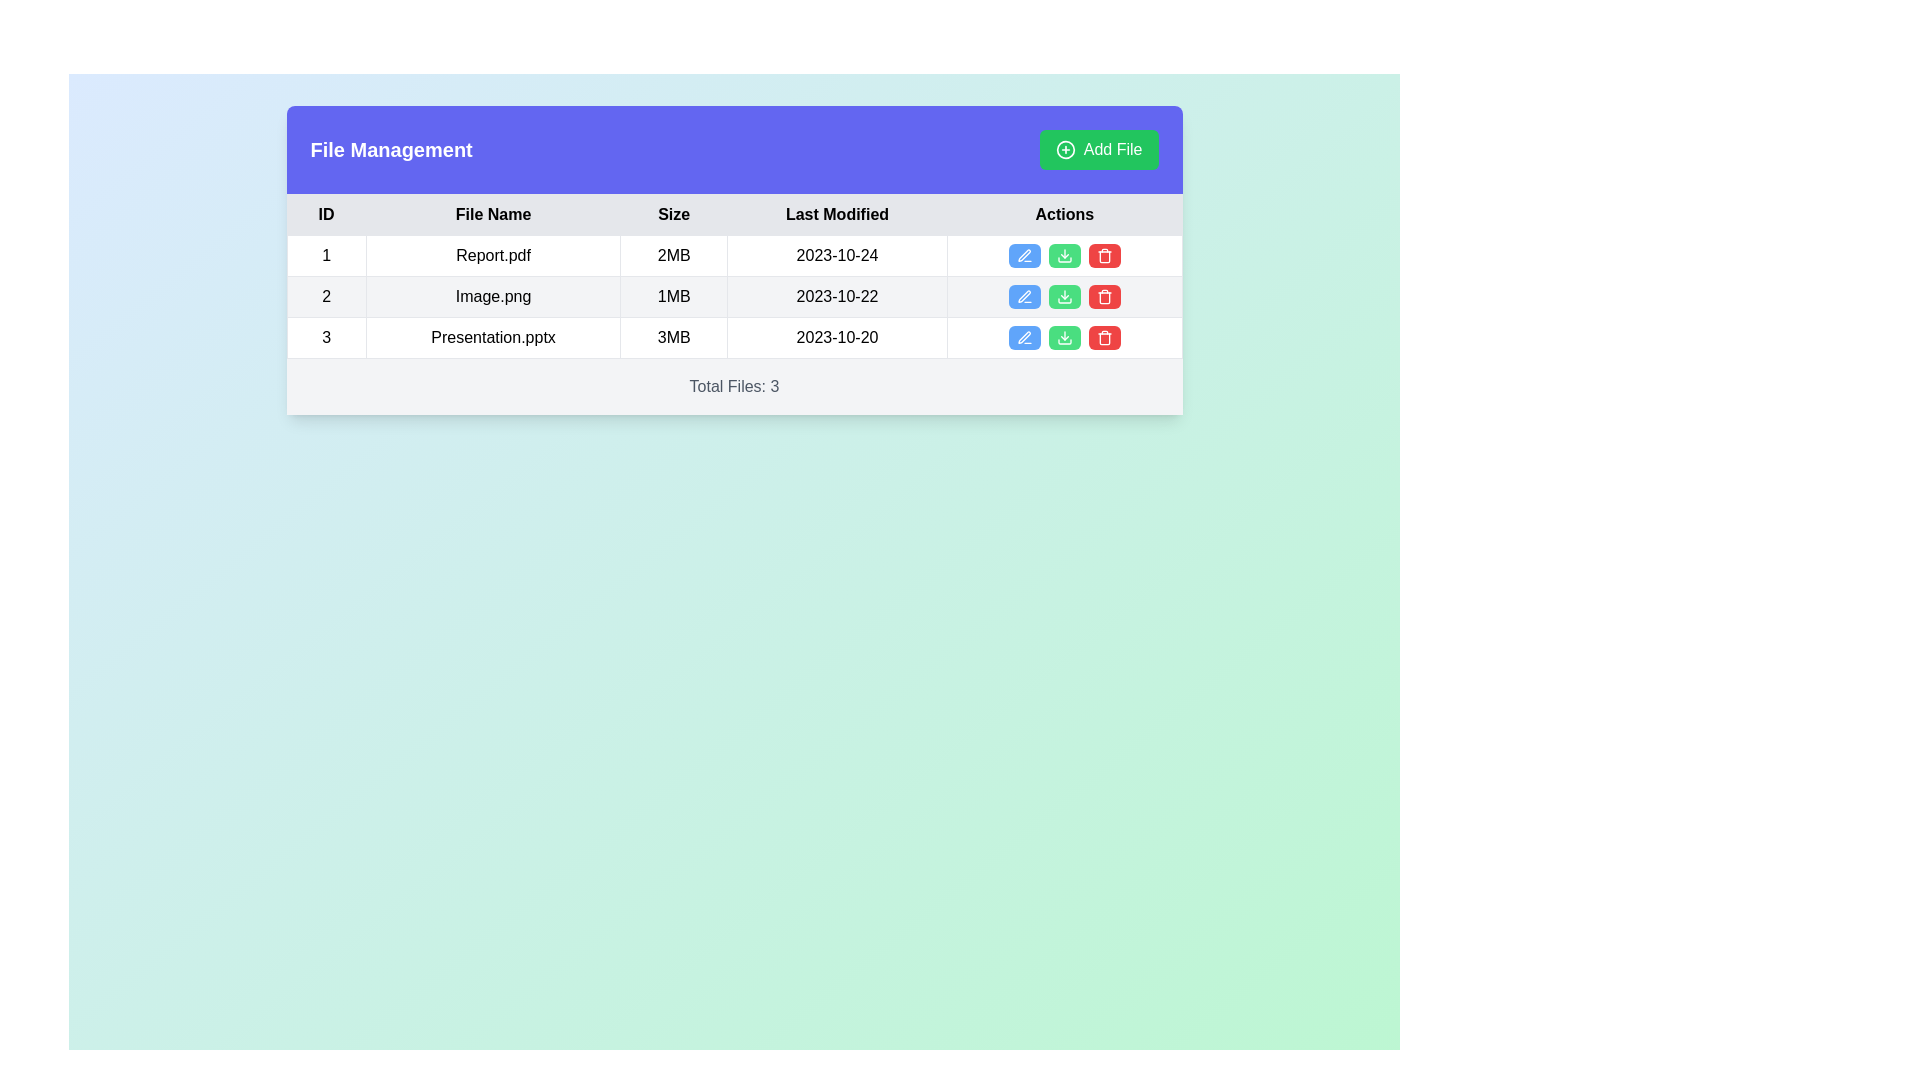  I want to click on the green download button in the 'Actions' column for the row labeled 'Image.png' to initiate a file download, so click(1063, 297).